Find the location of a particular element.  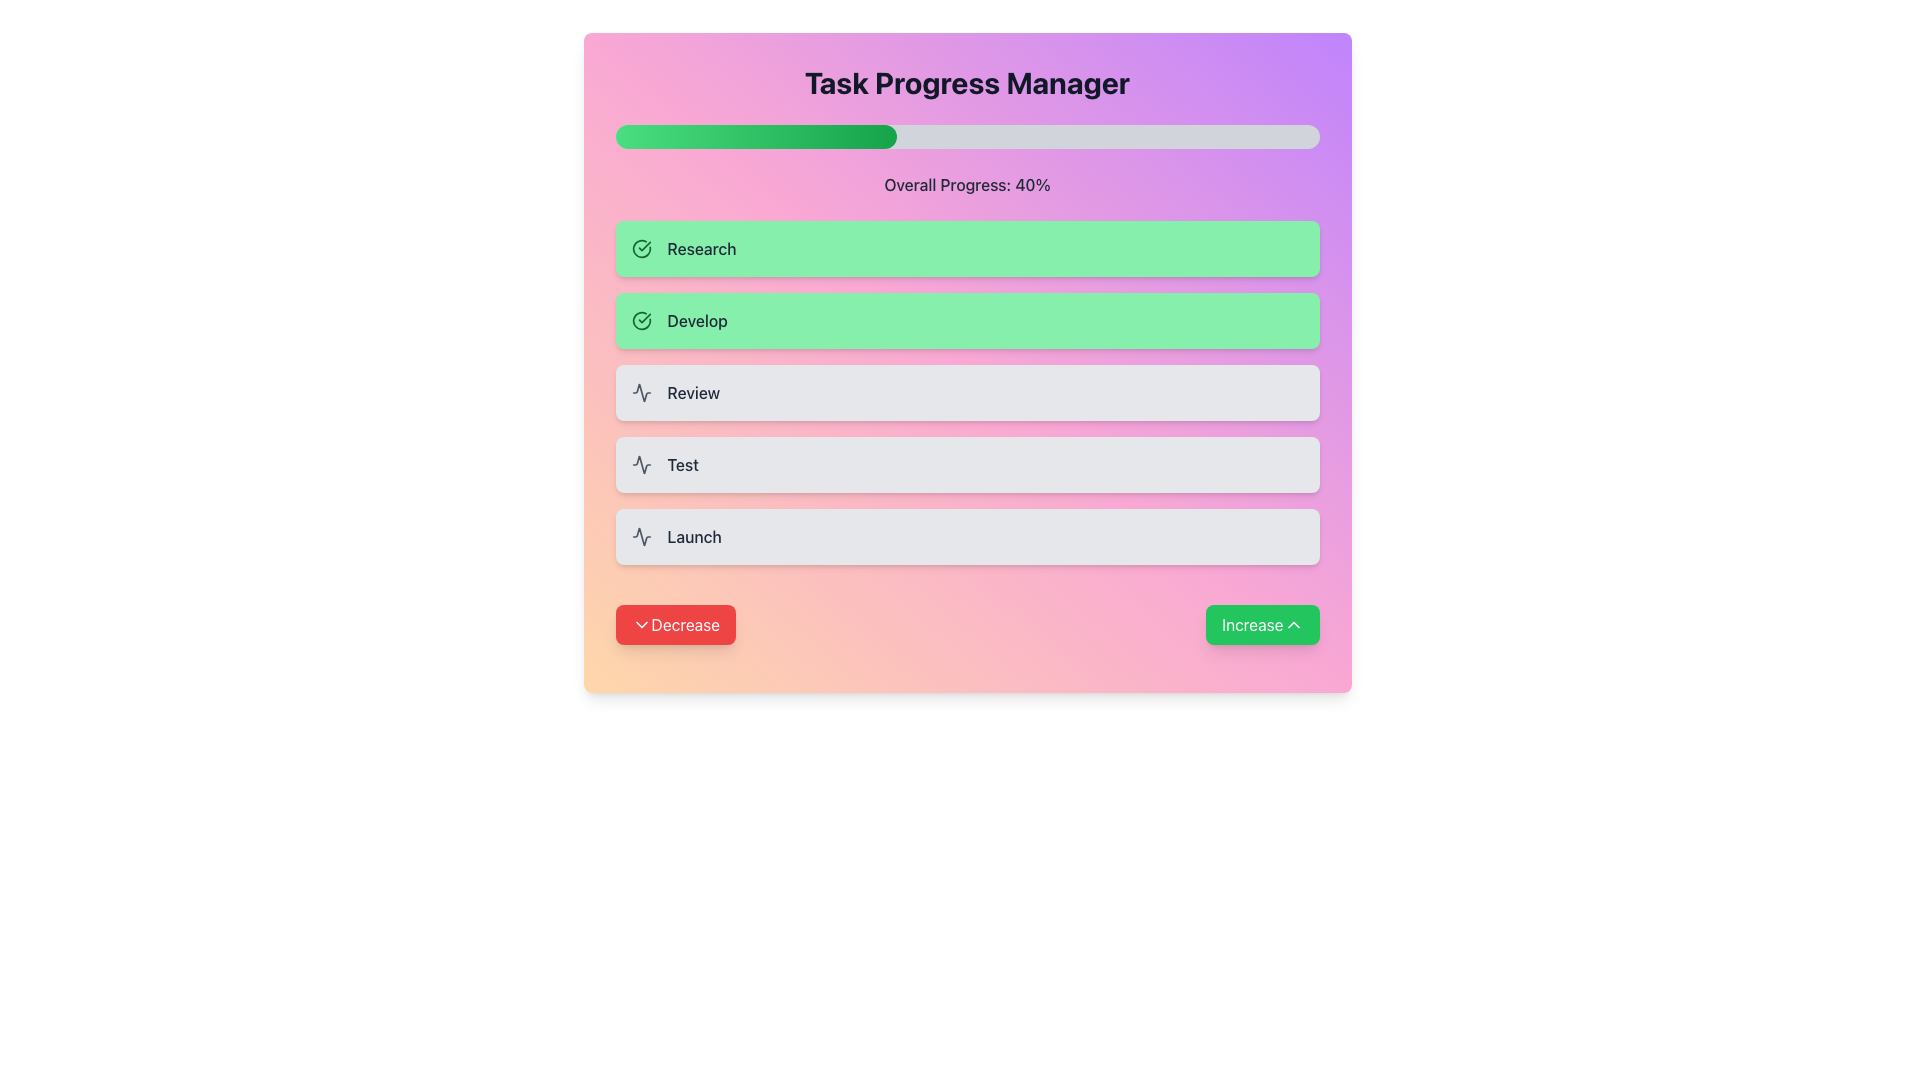

the chevron-down icon that indicates the 'Decrease' button, located near the lower-left corner of the application interface is located at coordinates (641, 623).